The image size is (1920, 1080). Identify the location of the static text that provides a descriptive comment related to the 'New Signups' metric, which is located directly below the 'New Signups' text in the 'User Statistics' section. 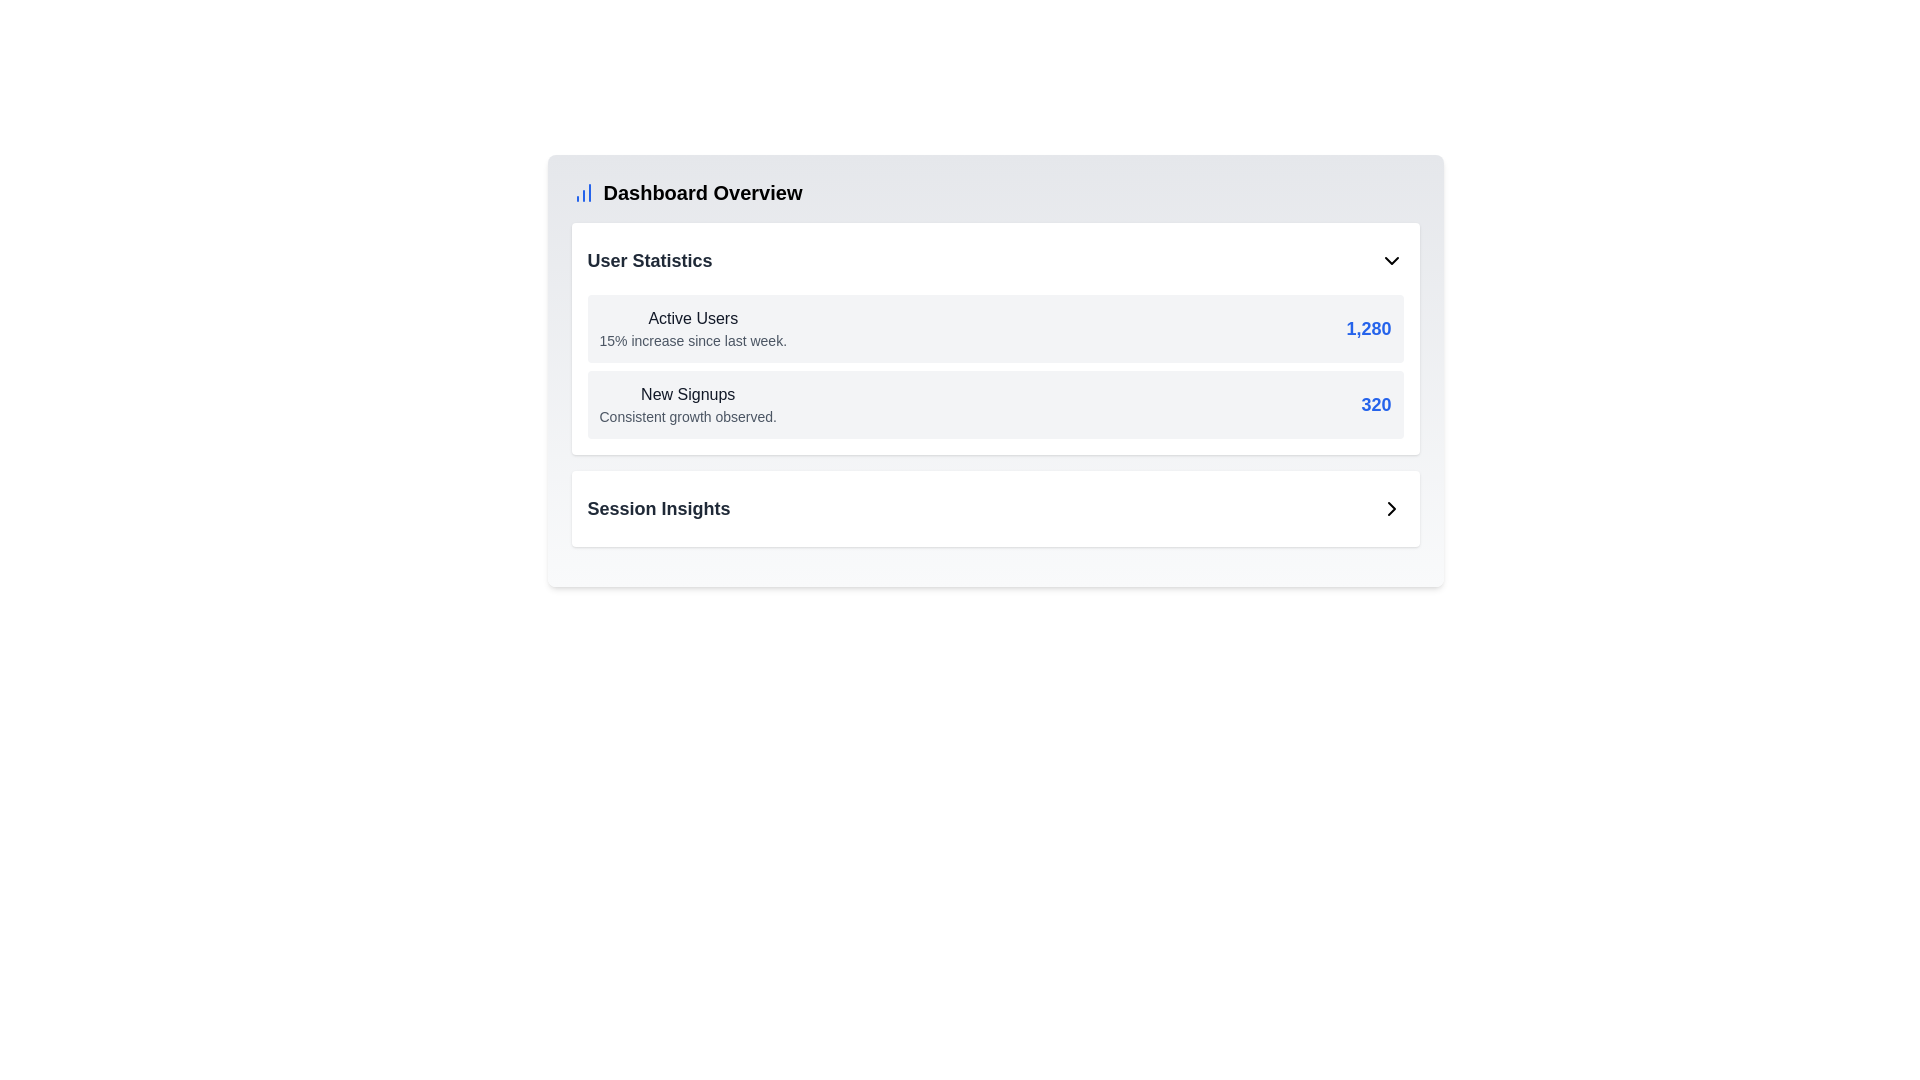
(688, 415).